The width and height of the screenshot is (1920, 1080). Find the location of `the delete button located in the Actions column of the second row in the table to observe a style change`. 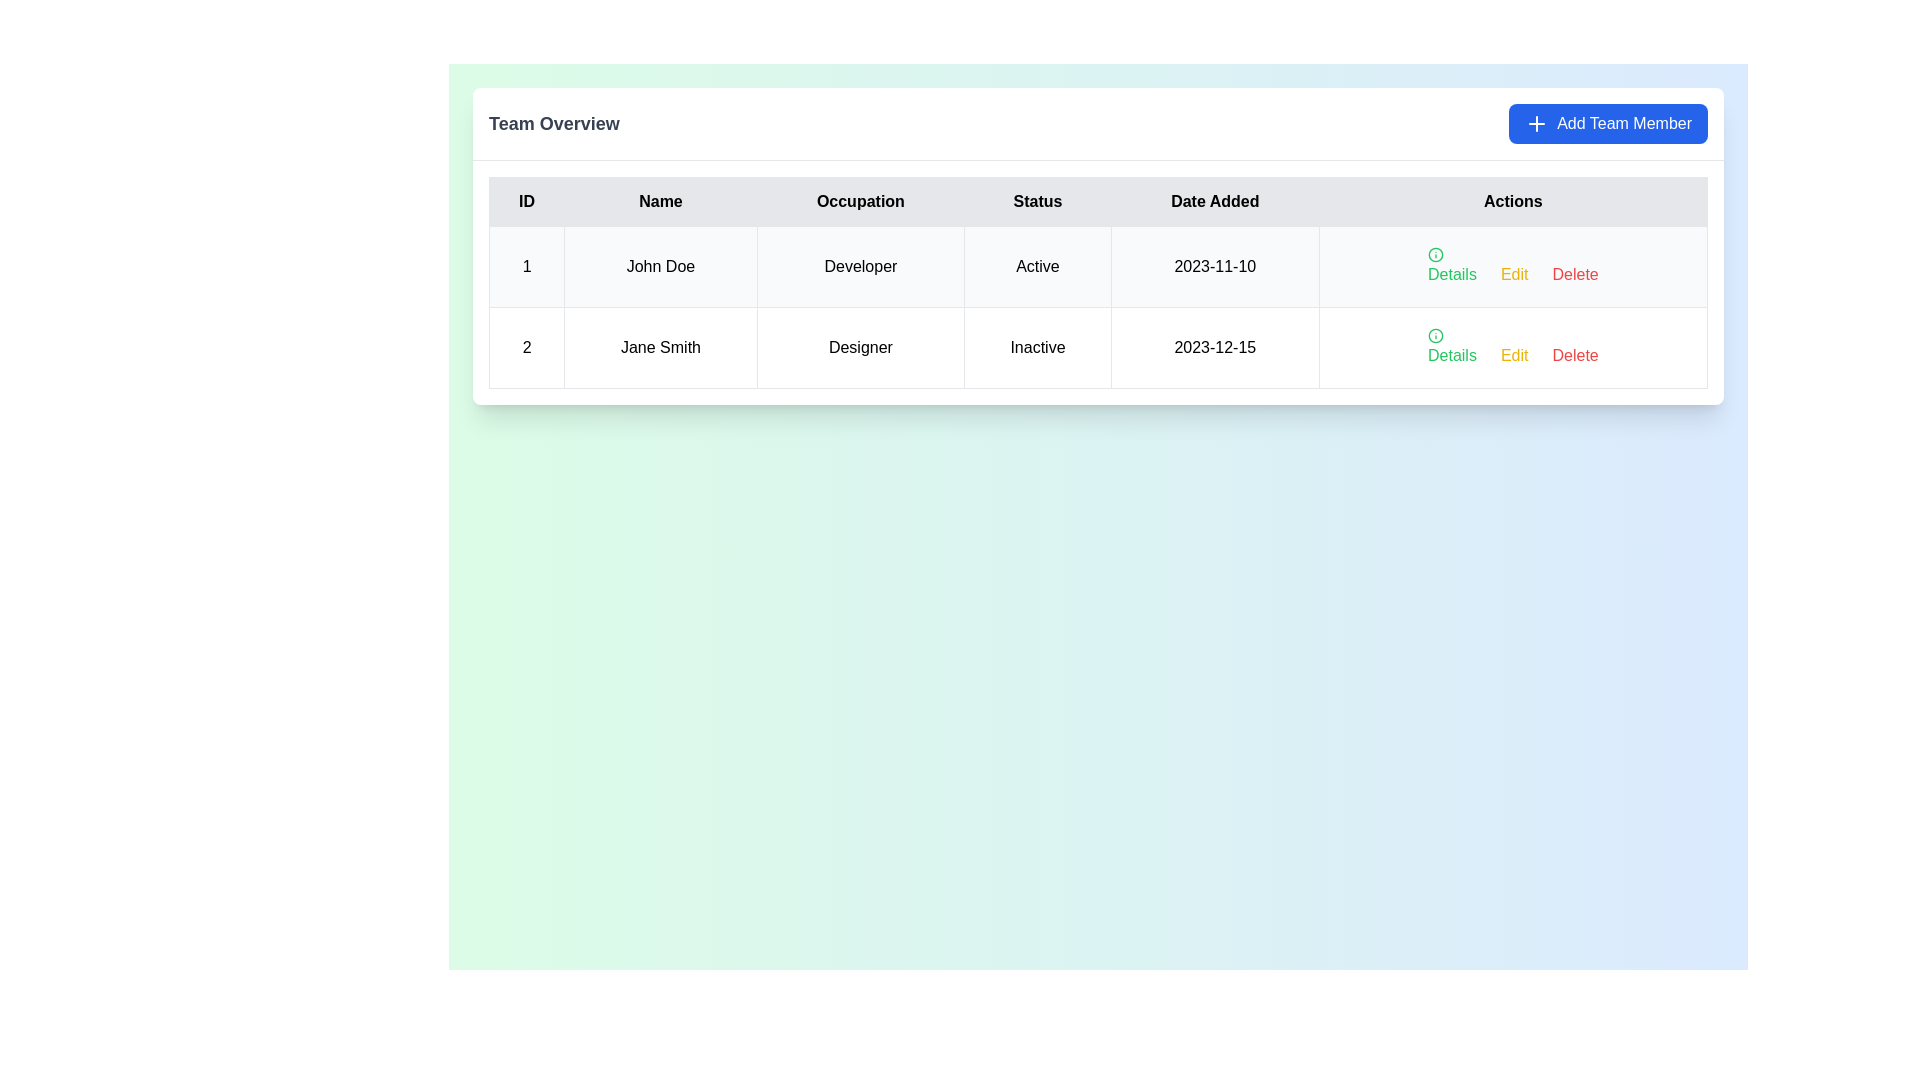

the delete button located in the Actions column of the second row in the table to observe a style change is located at coordinates (1574, 274).